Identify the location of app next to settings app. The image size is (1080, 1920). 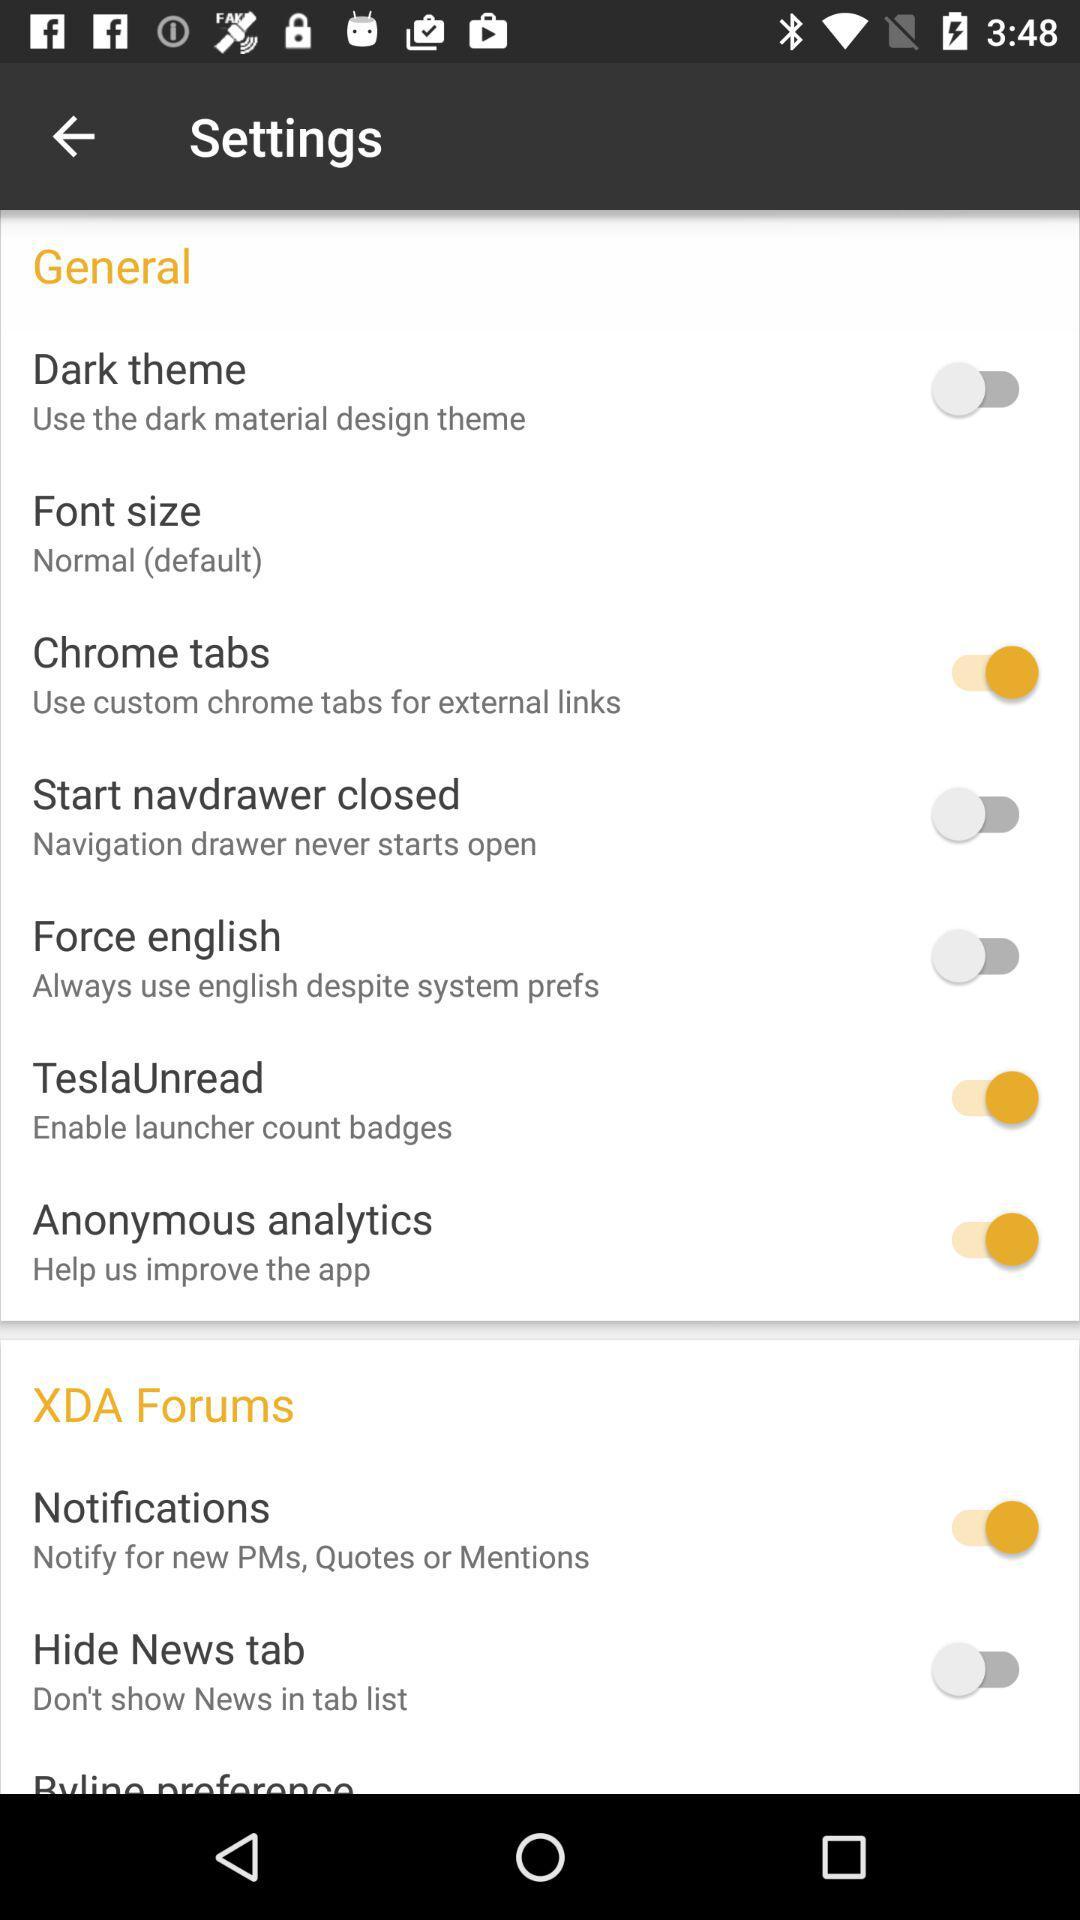
(72, 135).